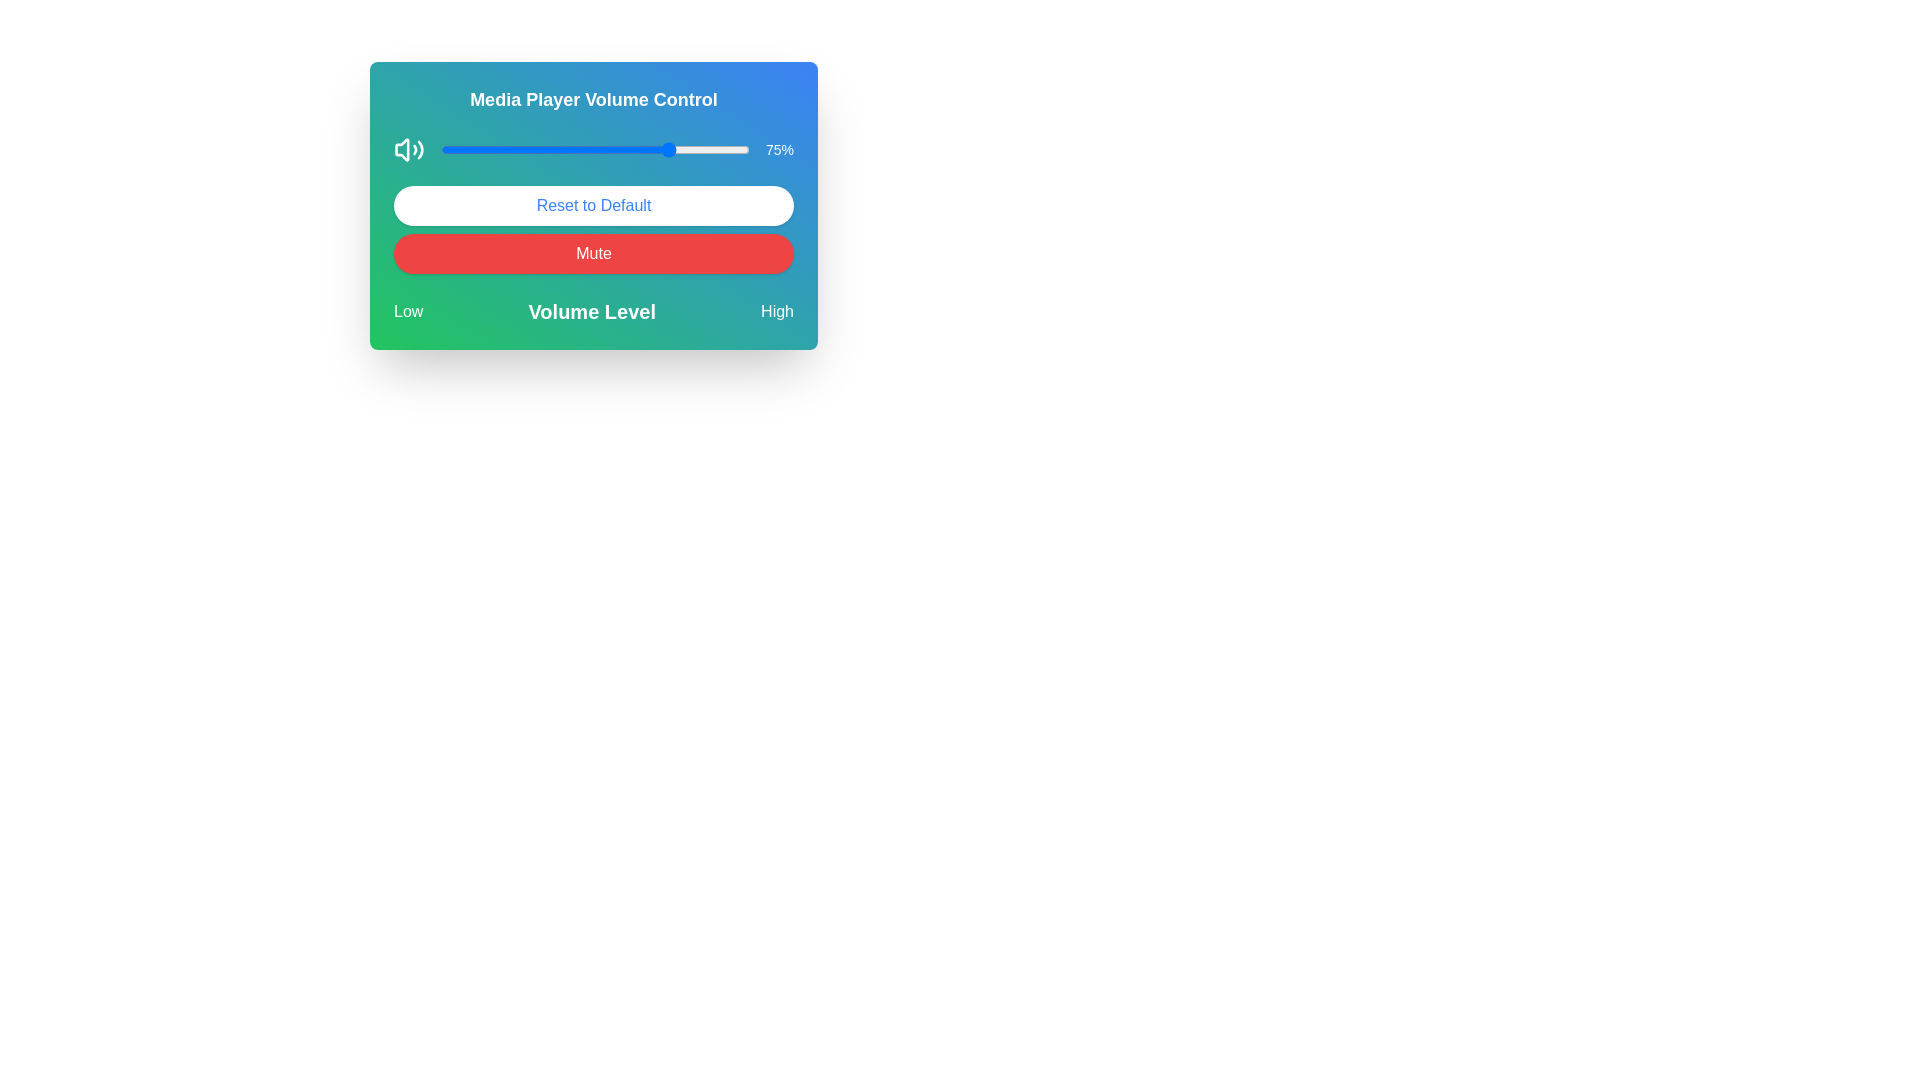 Image resolution: width=1920 pixels, height=1080 pixels. What do you see at coordinates (591, 312) in the screenshot?
I see `the Text Label indicating the volume level, located between the 'Low' and 'High' labels at the bottom row of the media player interface` at bounding box center [591, 312].